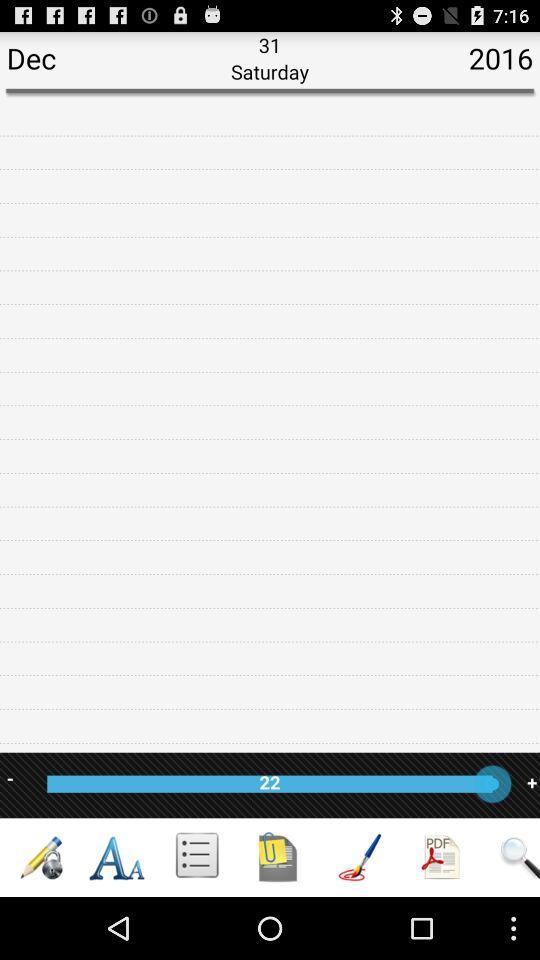  I want to click on the group icon, so click(441, 917).